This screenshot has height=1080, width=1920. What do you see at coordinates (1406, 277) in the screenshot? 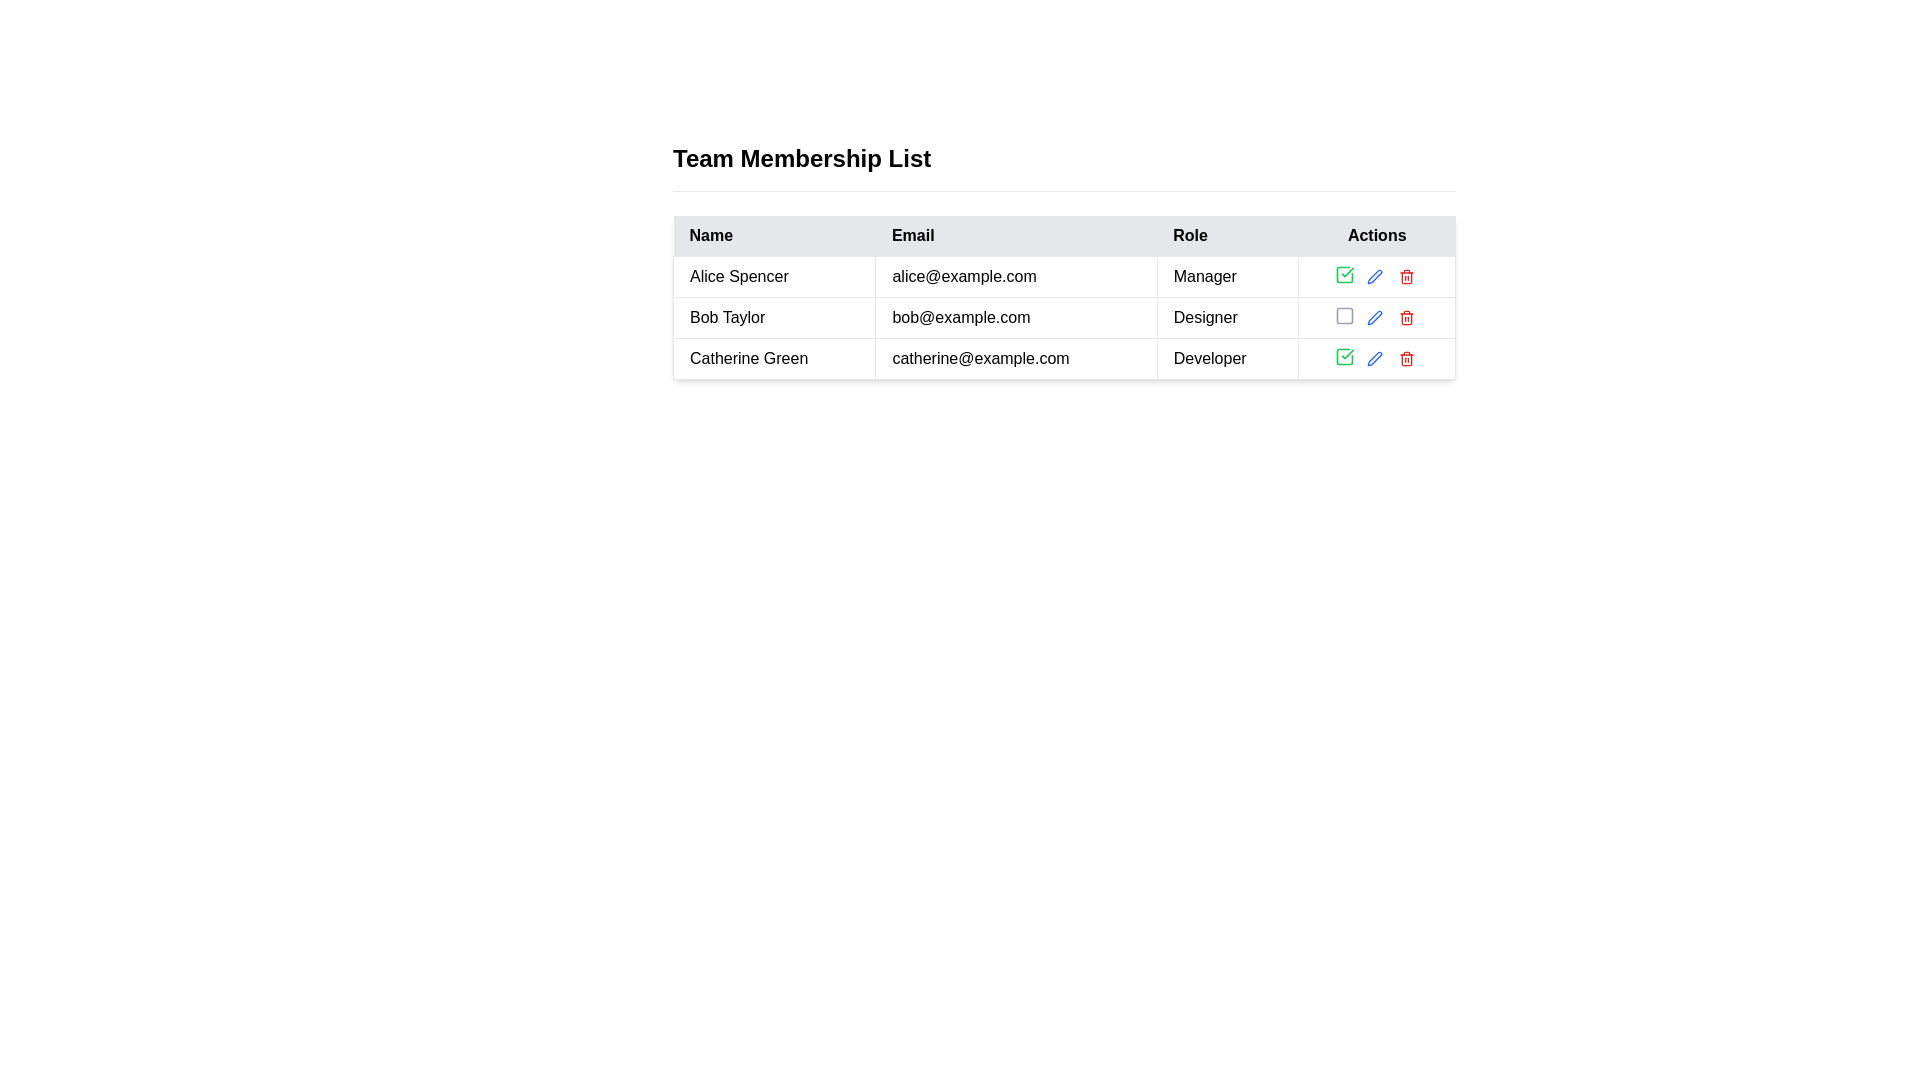
I see `the trash icon button in the 'Actions' column of the first row, which is aligned with 'Alice Spencer'` at bounding box center [1406, 277].